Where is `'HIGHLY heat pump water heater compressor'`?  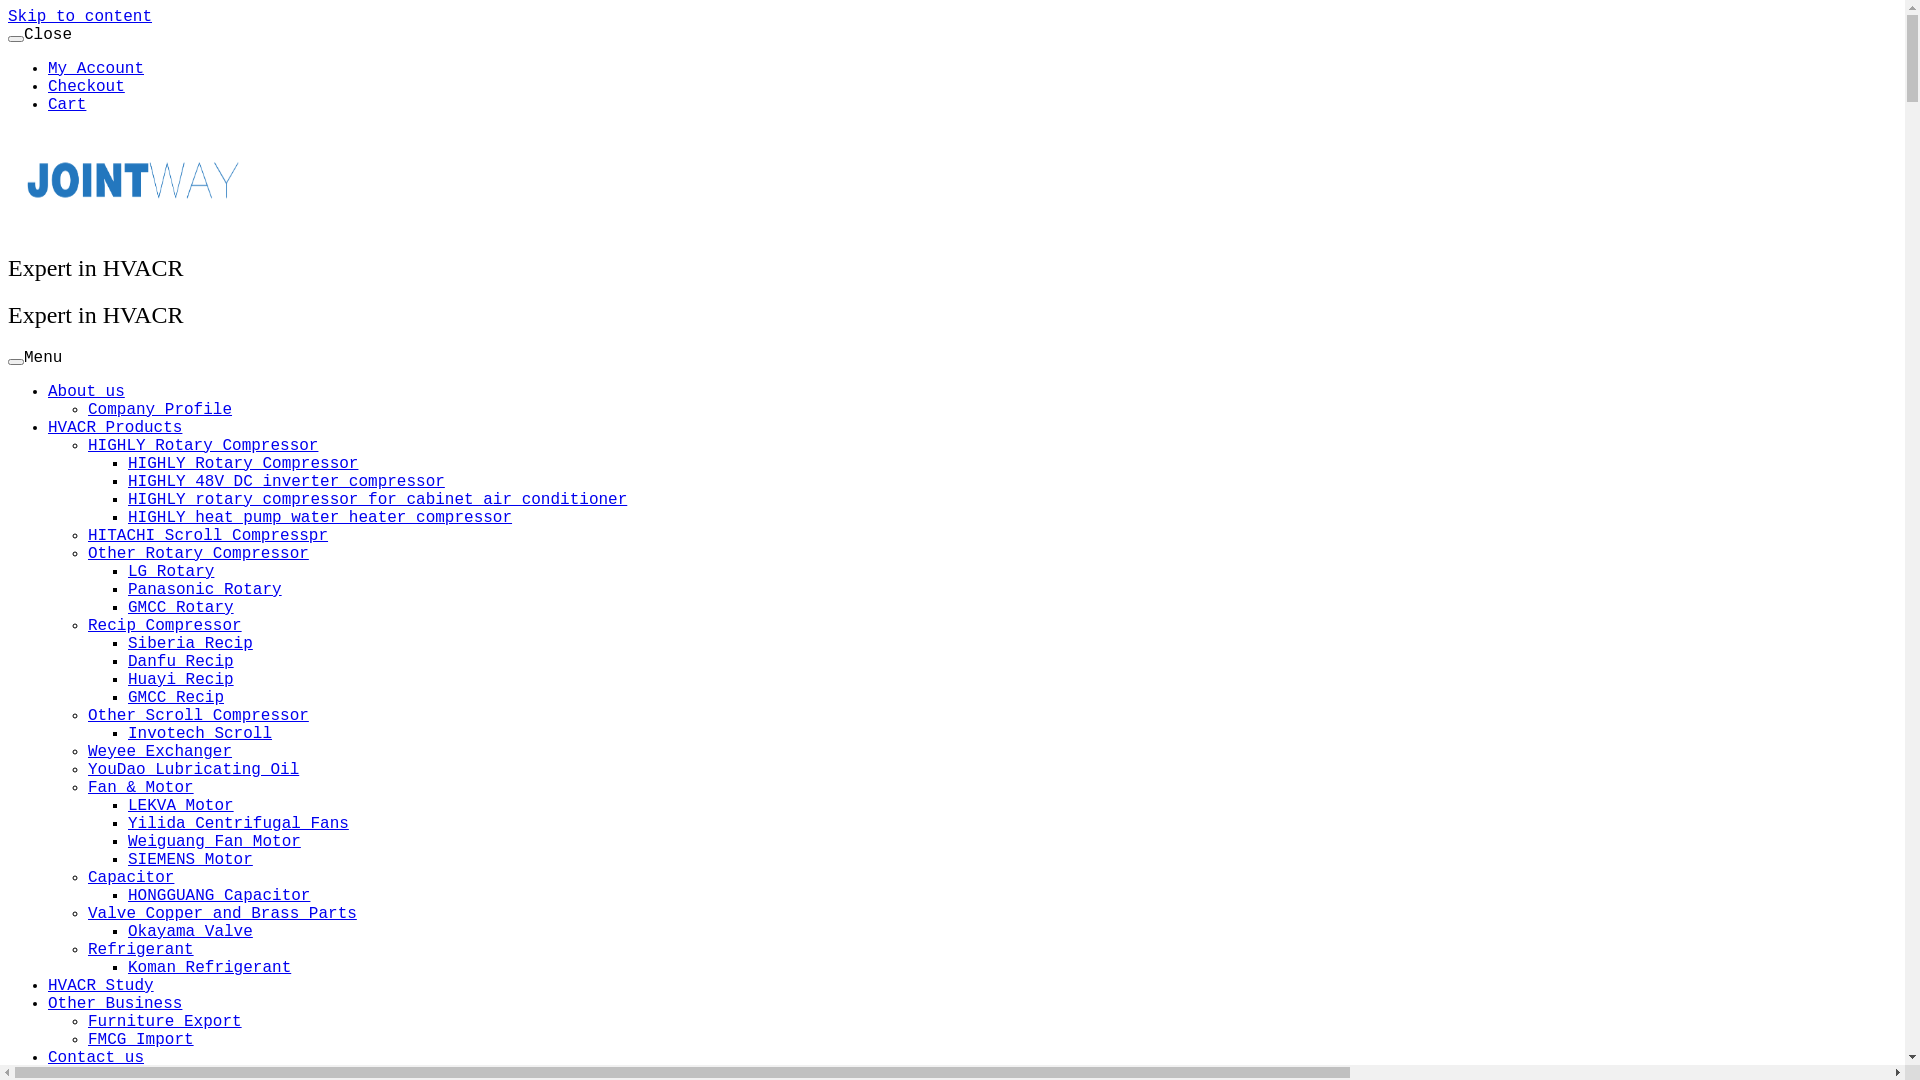 'HIGHLY heat pump water heater compressor' is located at coordinates (320, 516).